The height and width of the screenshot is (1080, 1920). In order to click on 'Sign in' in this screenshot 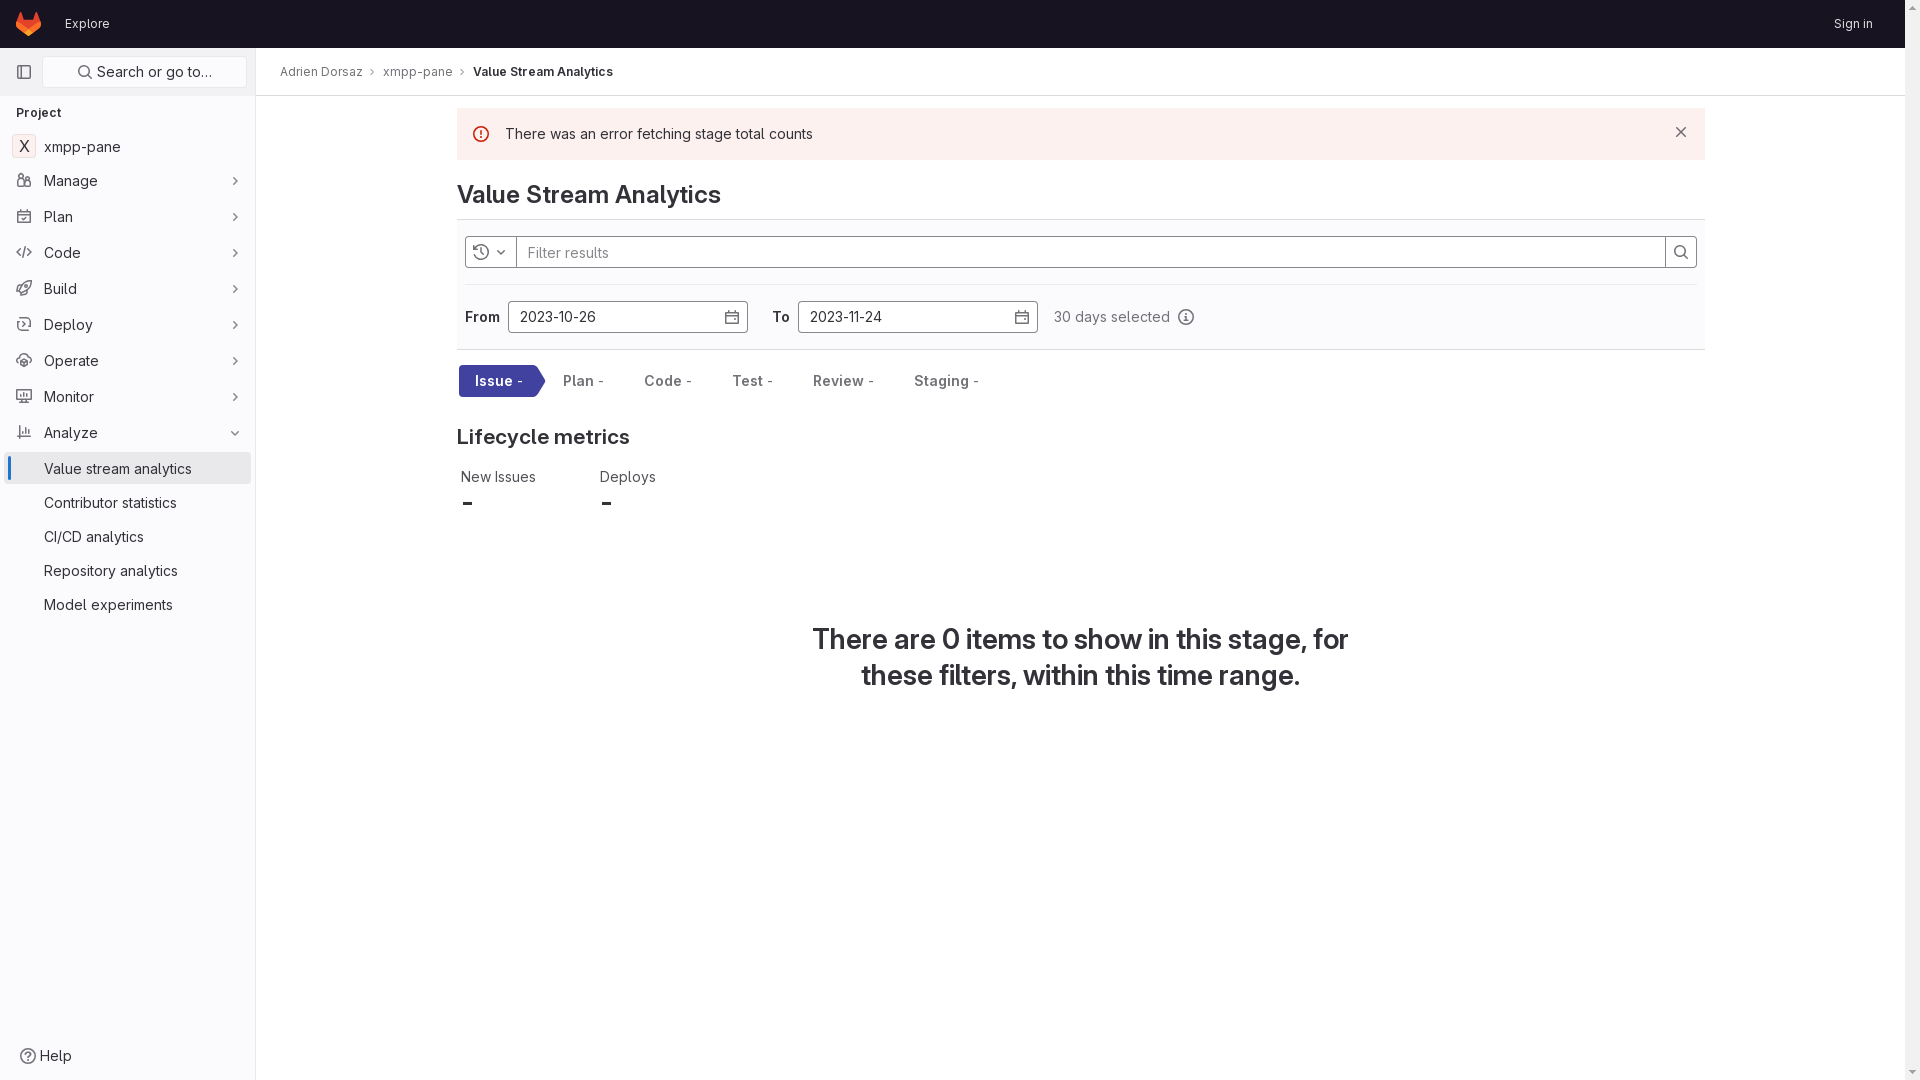, I will do `click(1852, 23)`.